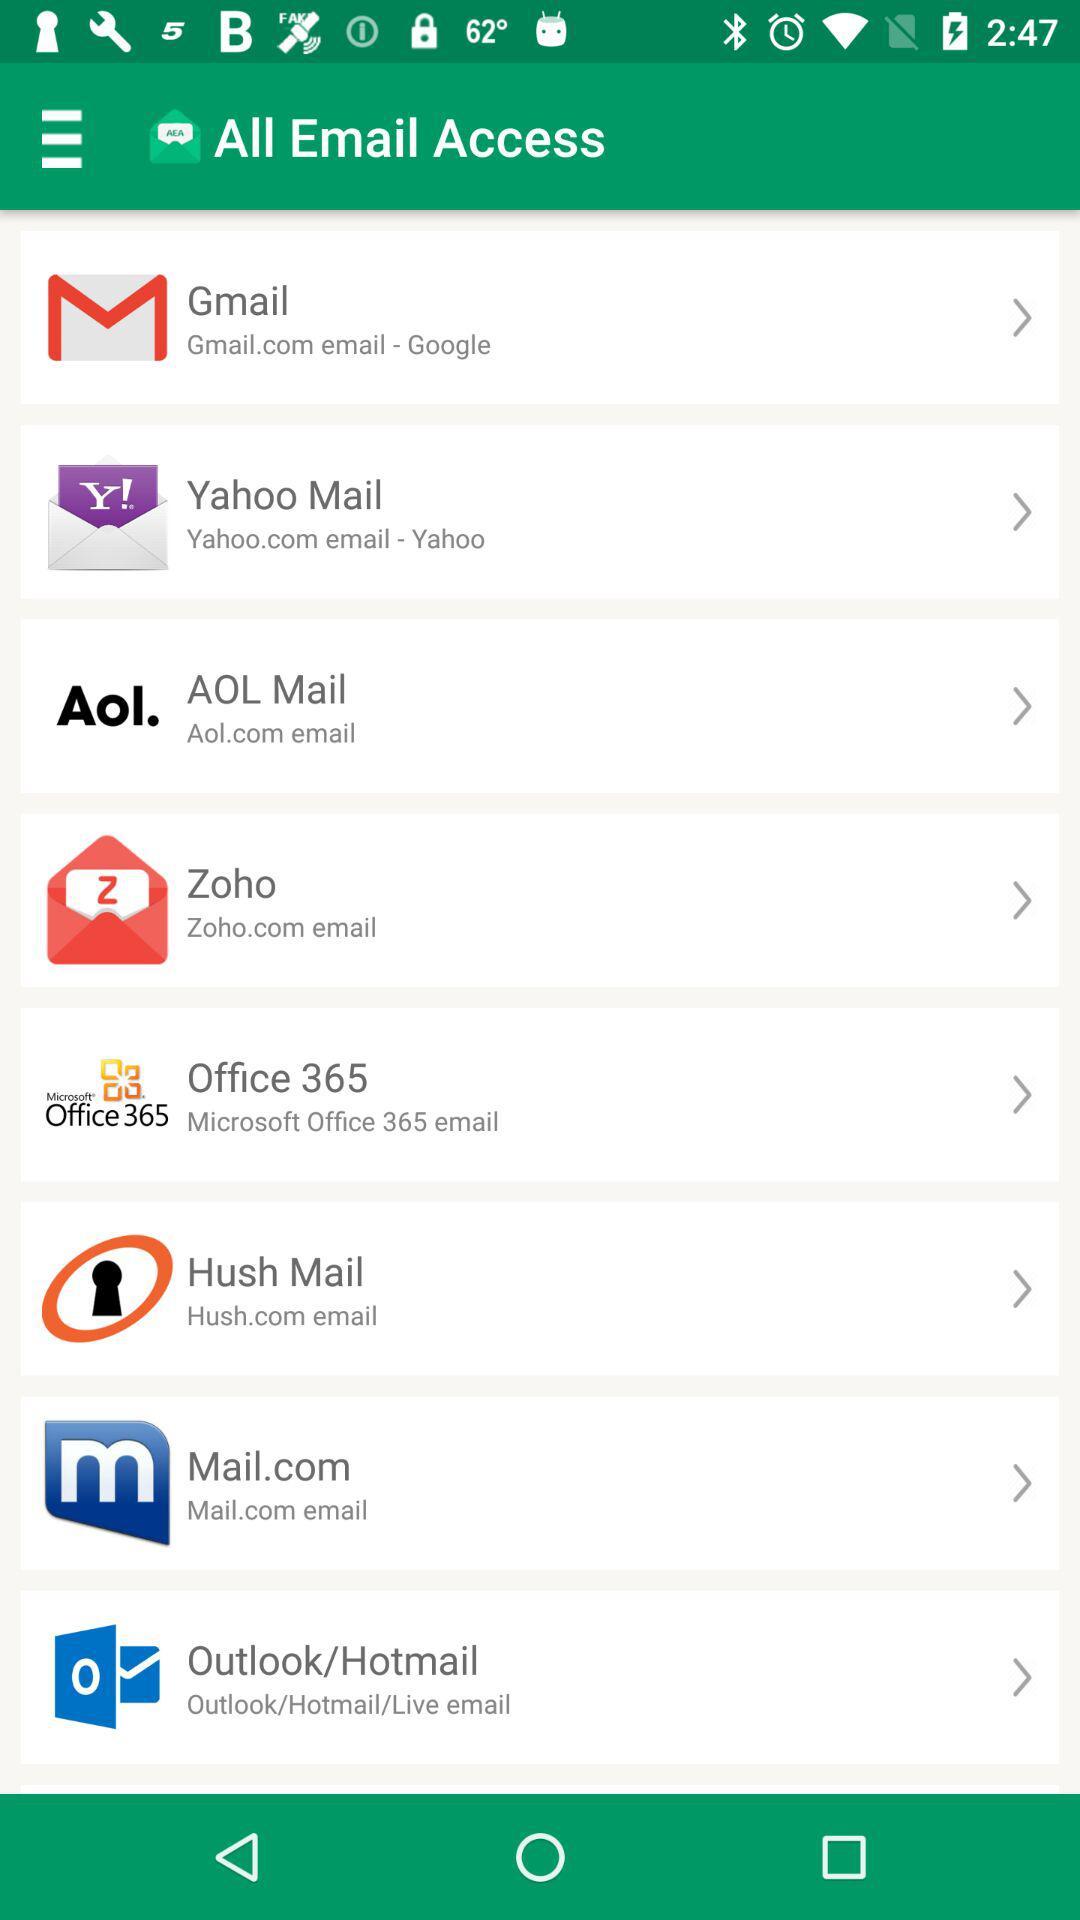 This screenshot has height=1920, width=1080. What do you see at coordinates (275, 1269) in the screenshot?
I see `hush mail` at bounding box center [275, 1269].